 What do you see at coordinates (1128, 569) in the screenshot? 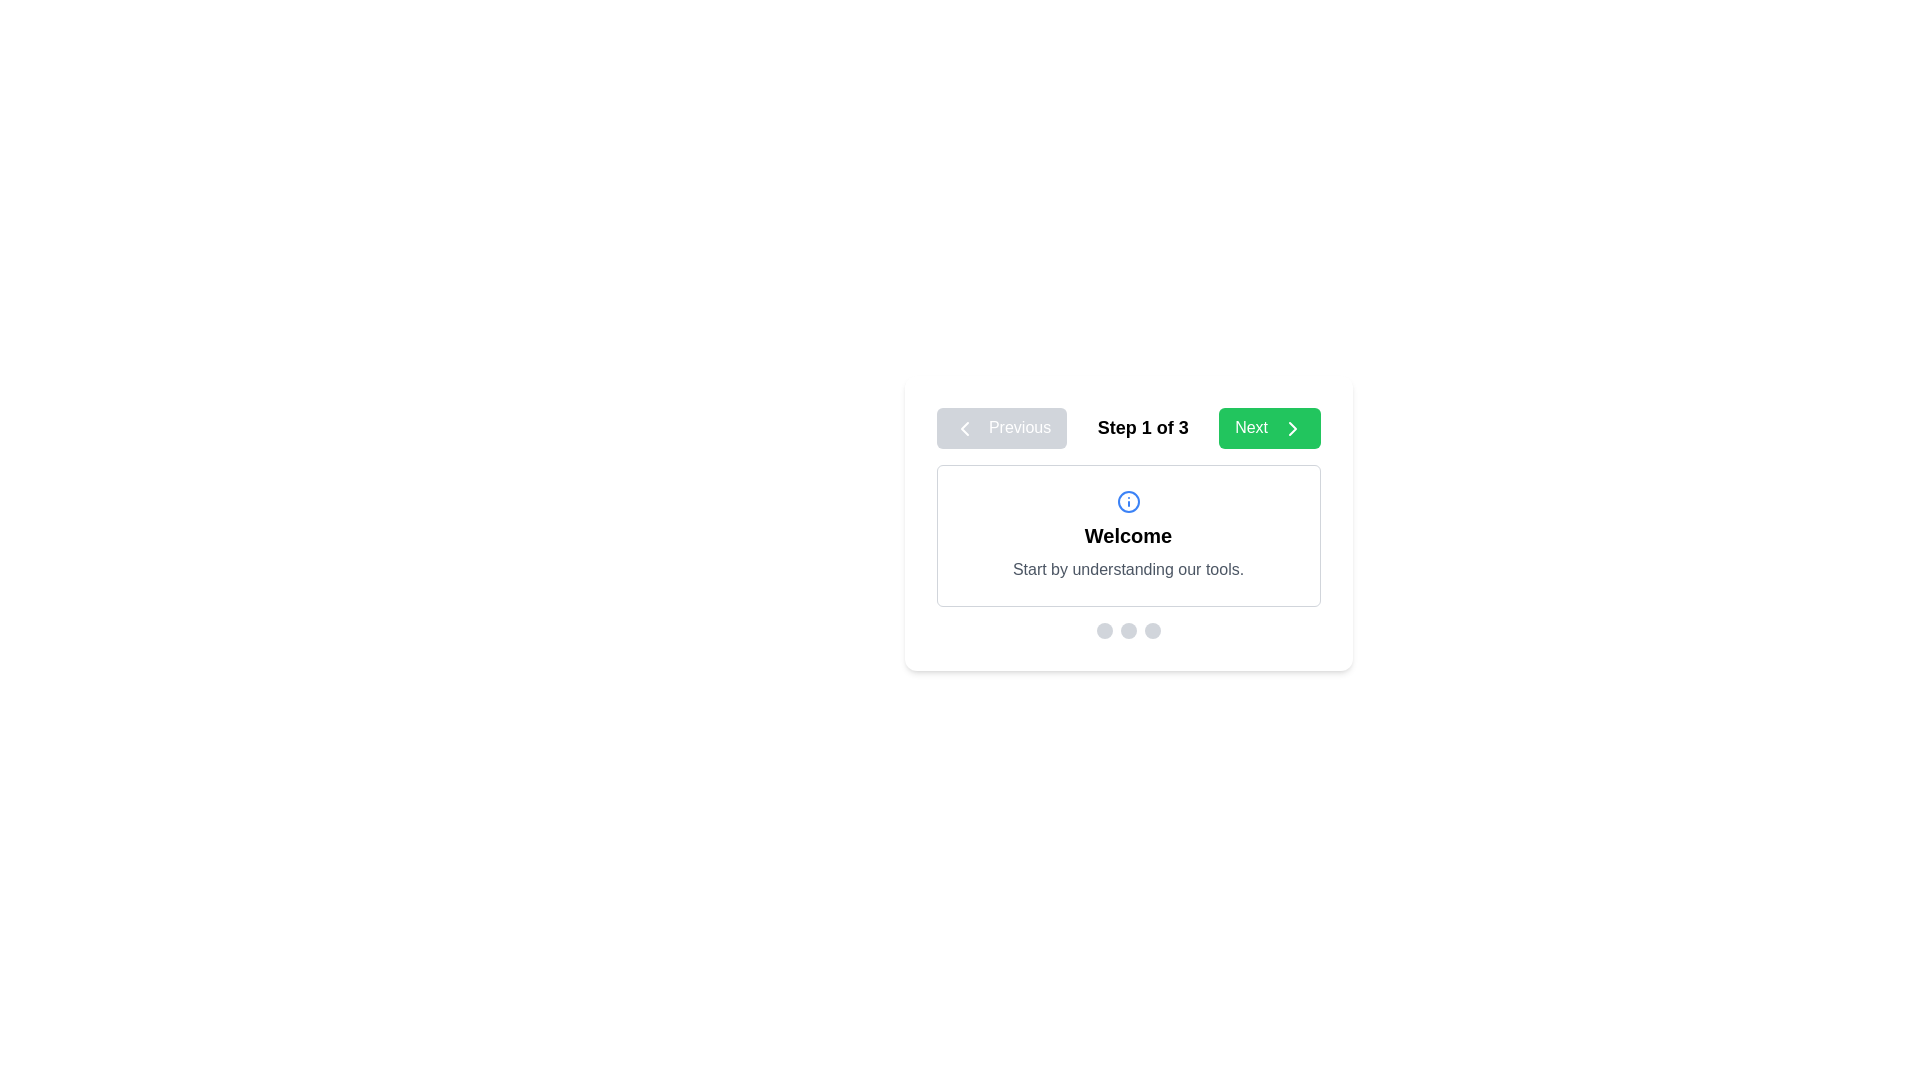
I see `the introductory text label located below the bold title 'Welcome'` at bounding box center [1128, 569].